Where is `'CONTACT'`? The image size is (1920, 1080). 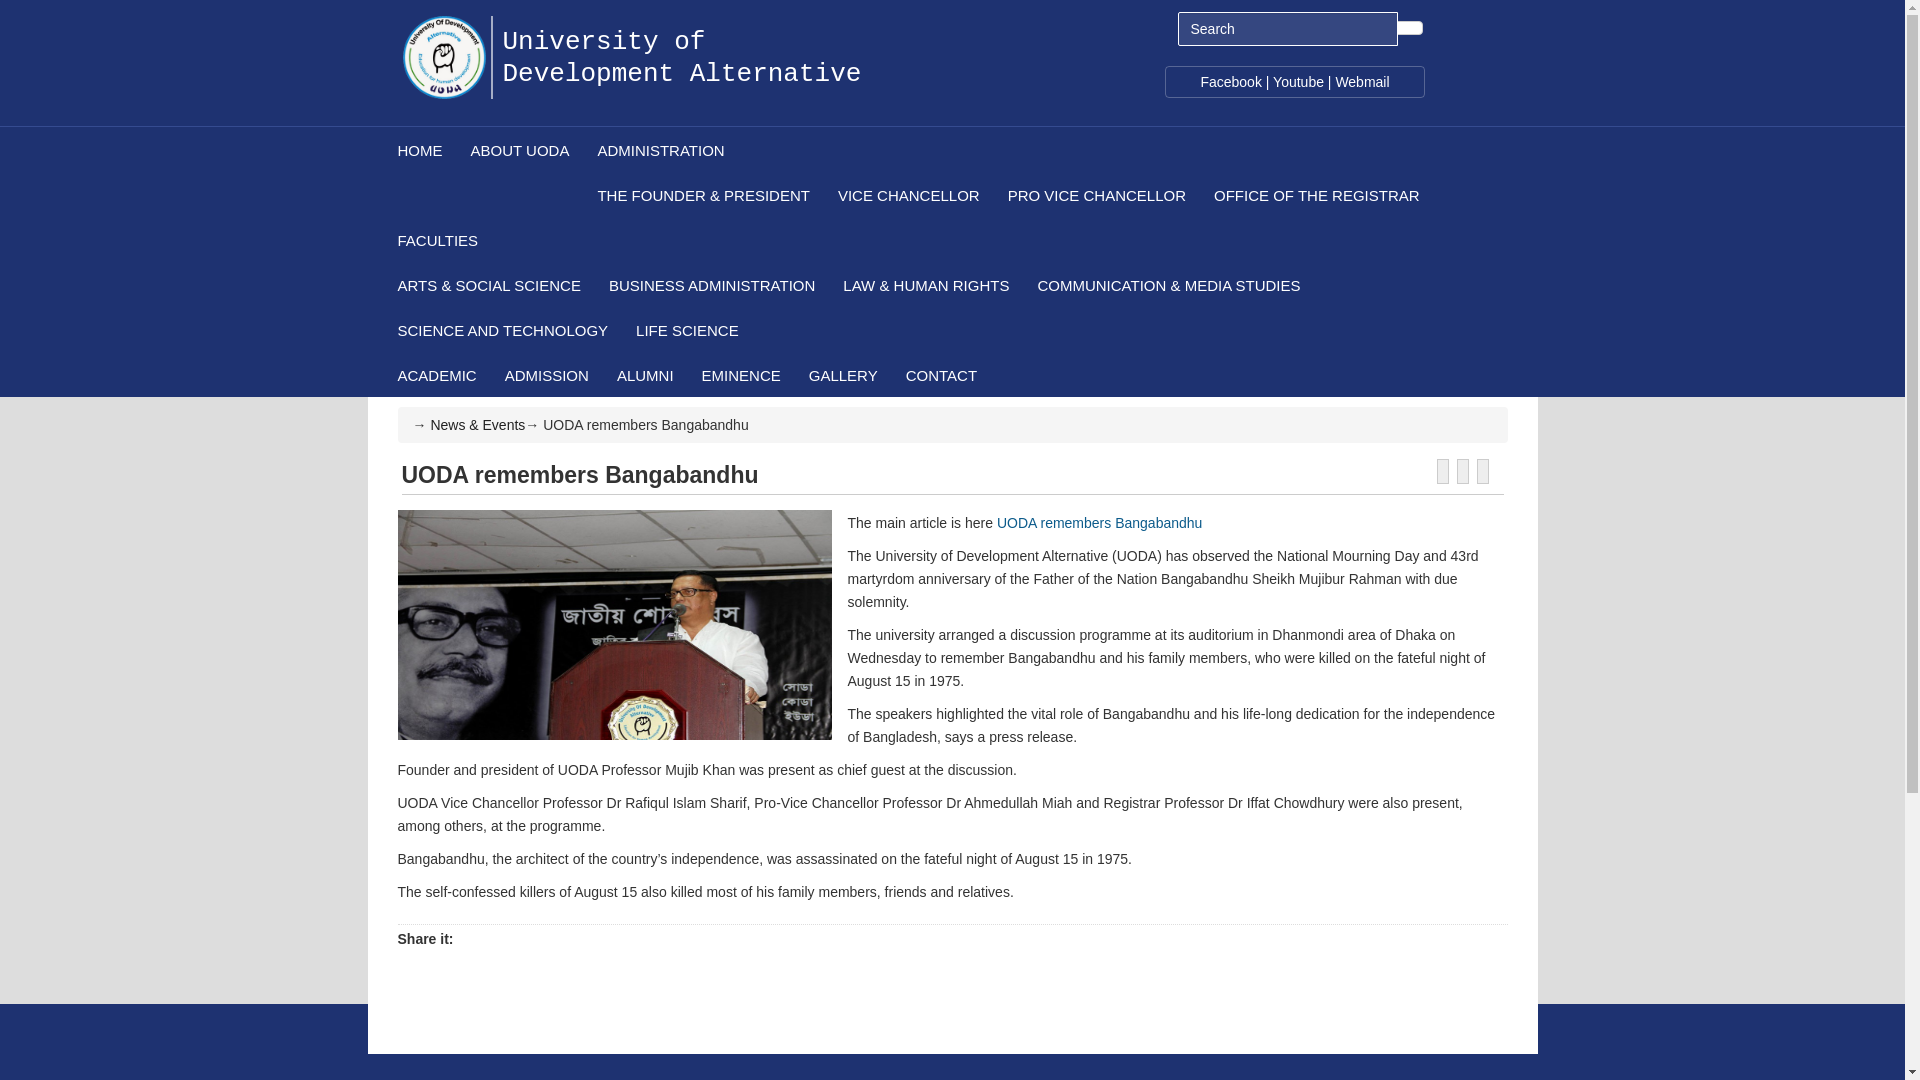
'CONTACT' is located at coordinates (939, 374).